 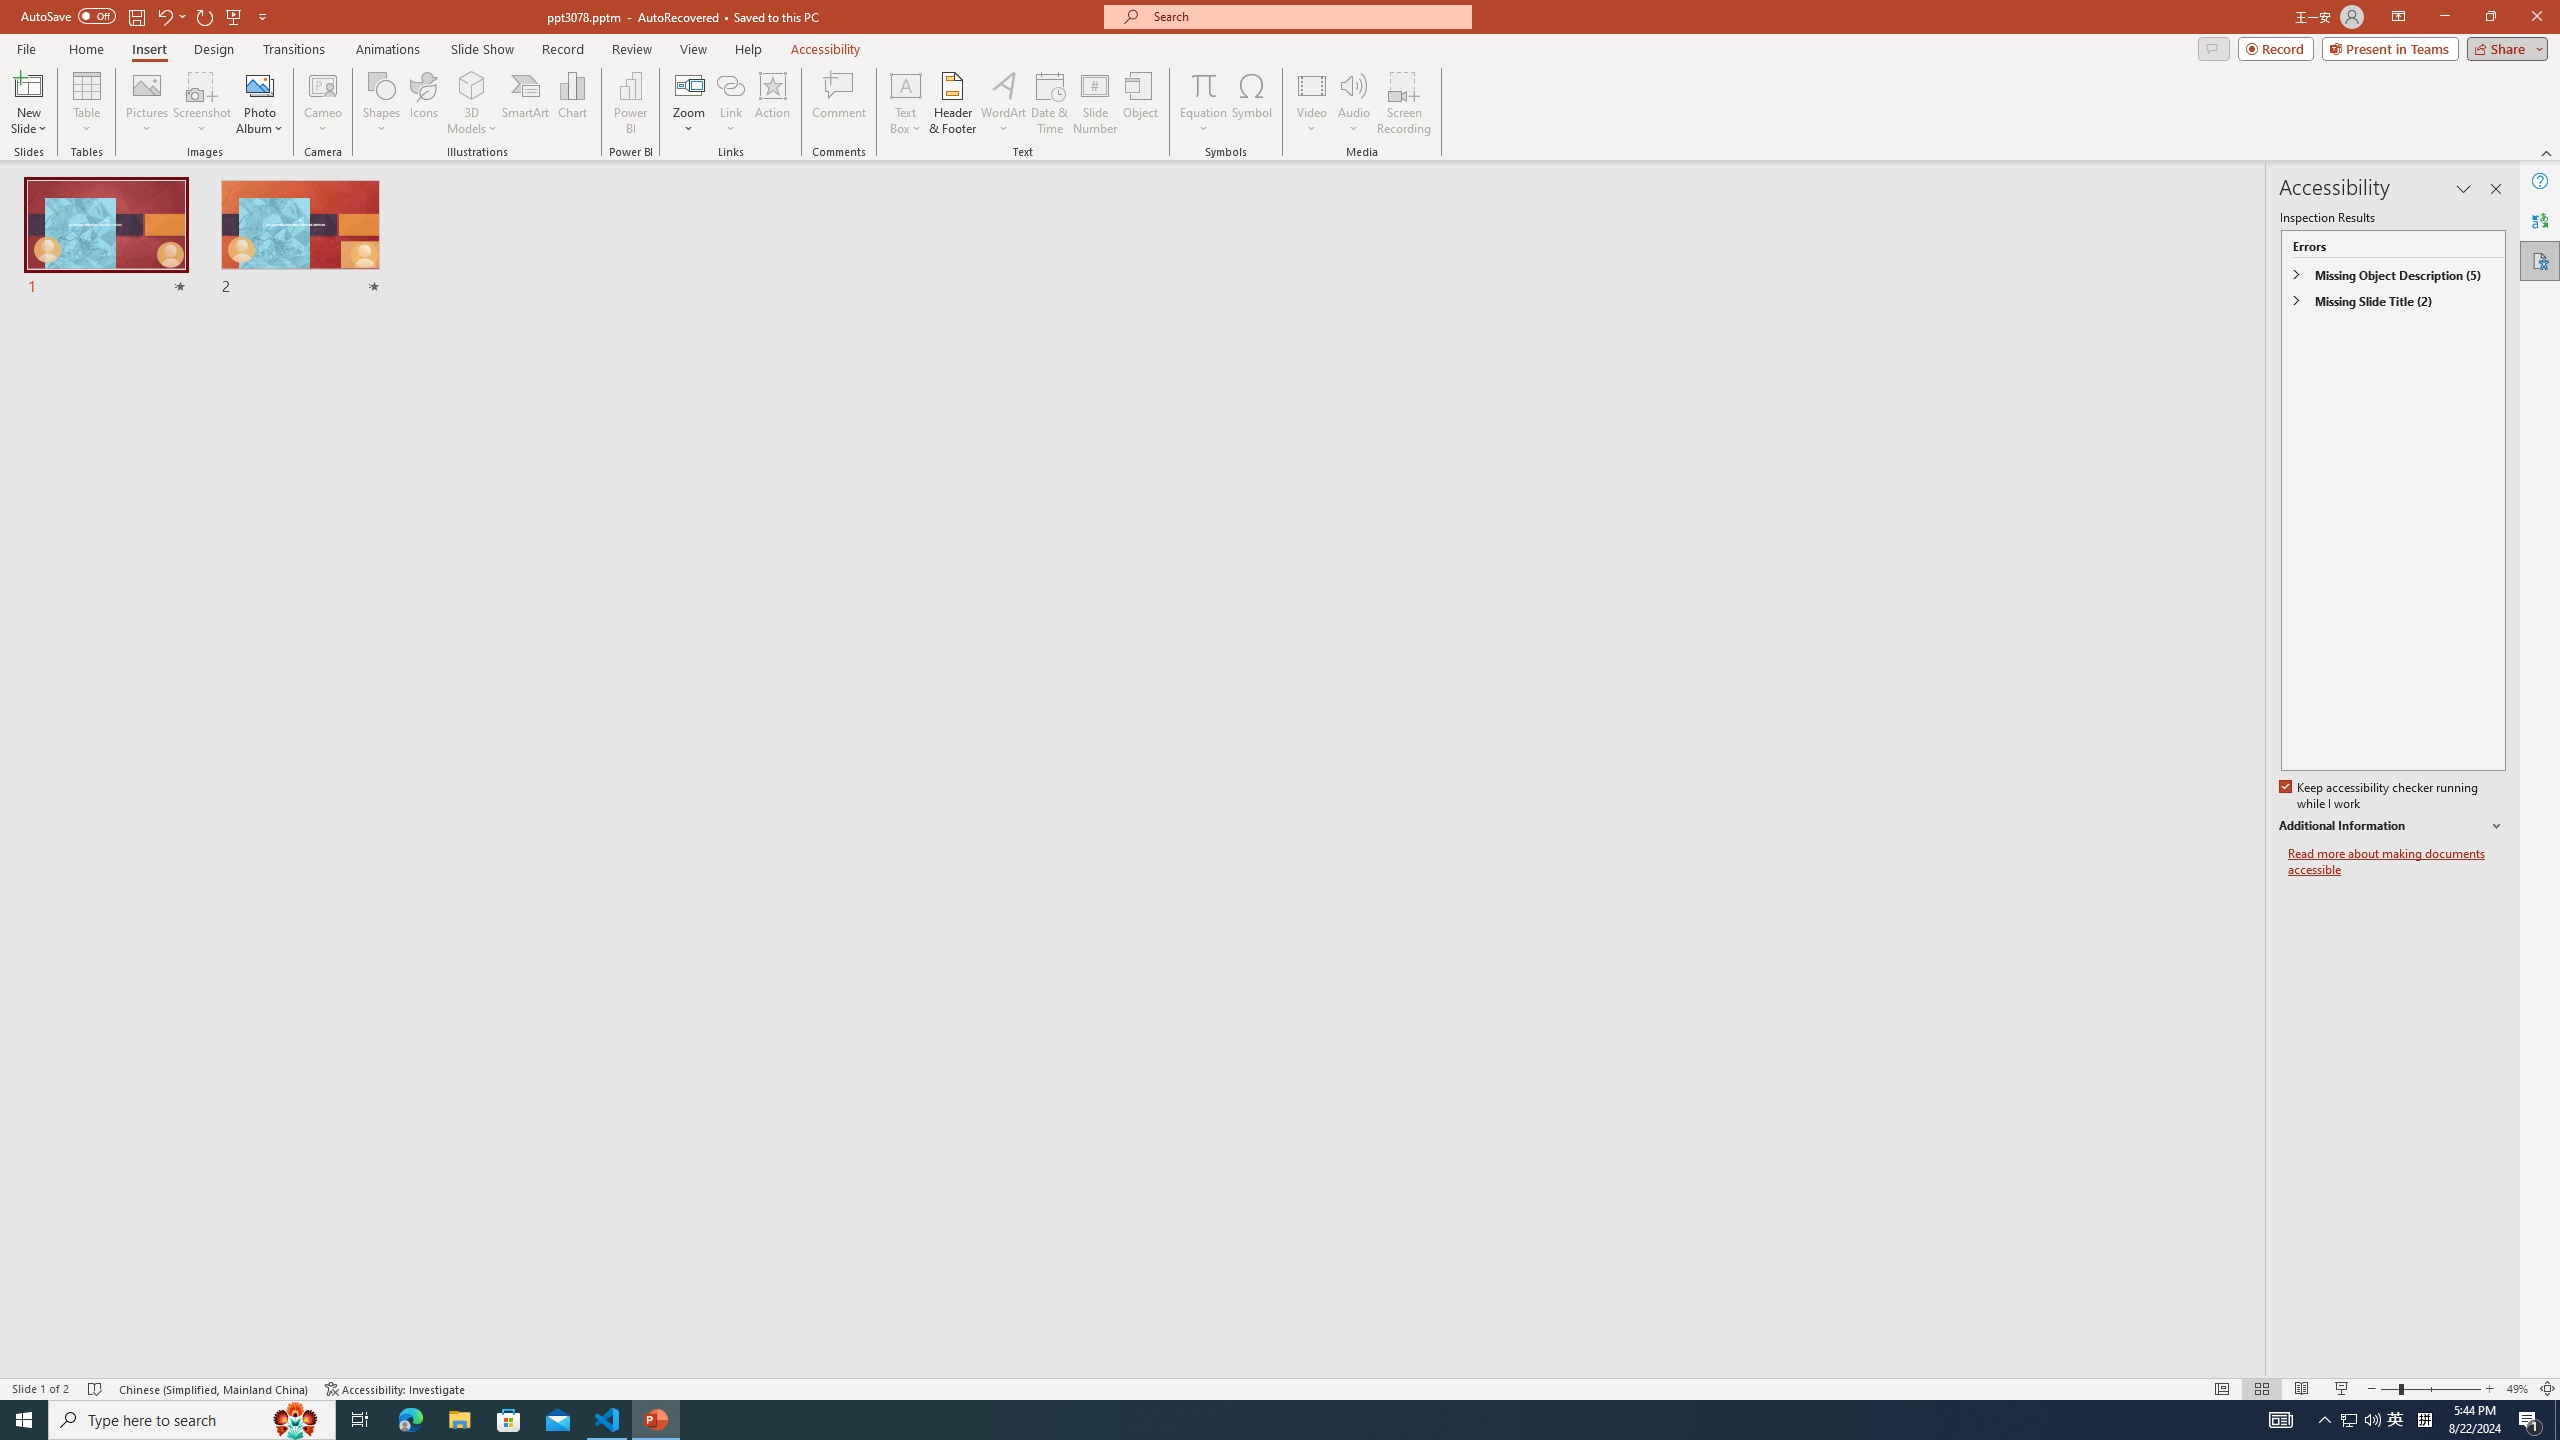 What do you see at coordinates (2396, 861) in the screenshot?
I see `'Read more about making documents accessible'` at bounding box center [2396, 861].